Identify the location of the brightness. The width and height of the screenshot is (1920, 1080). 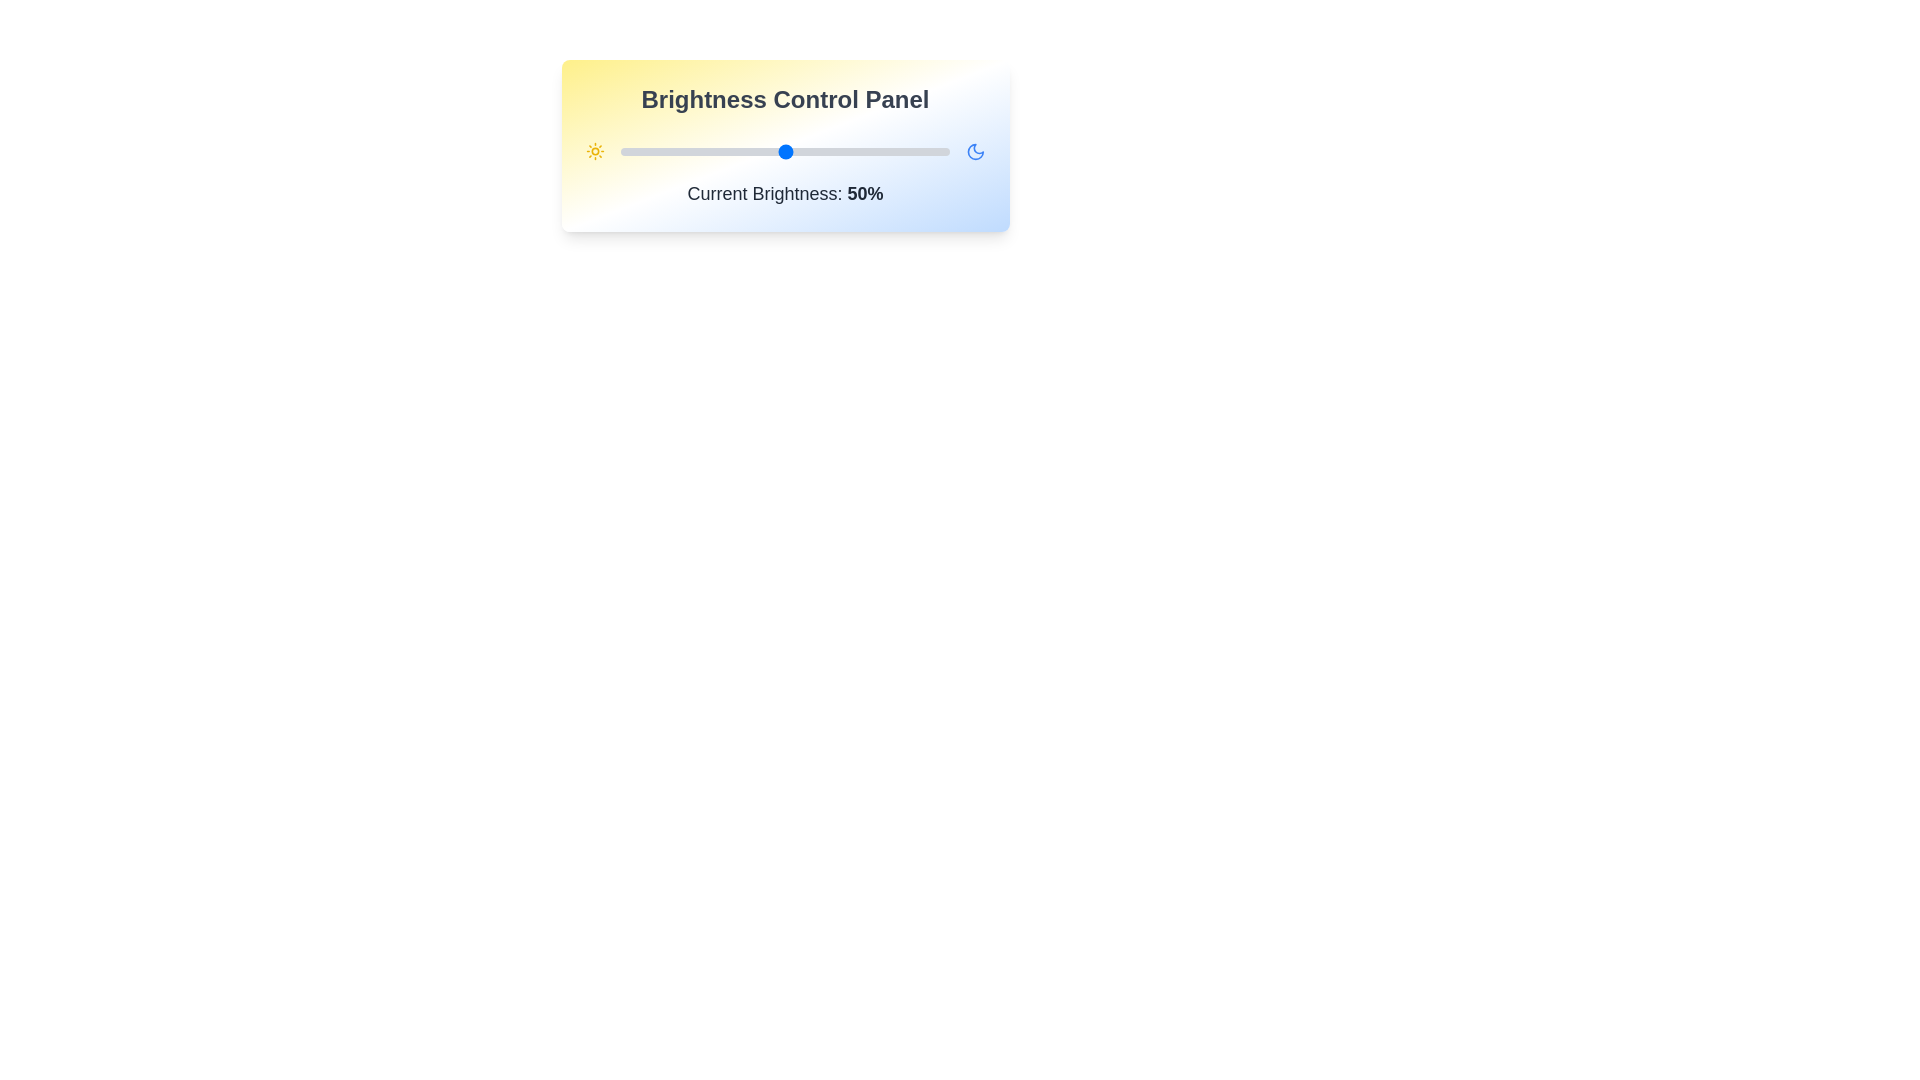
(867, 150).